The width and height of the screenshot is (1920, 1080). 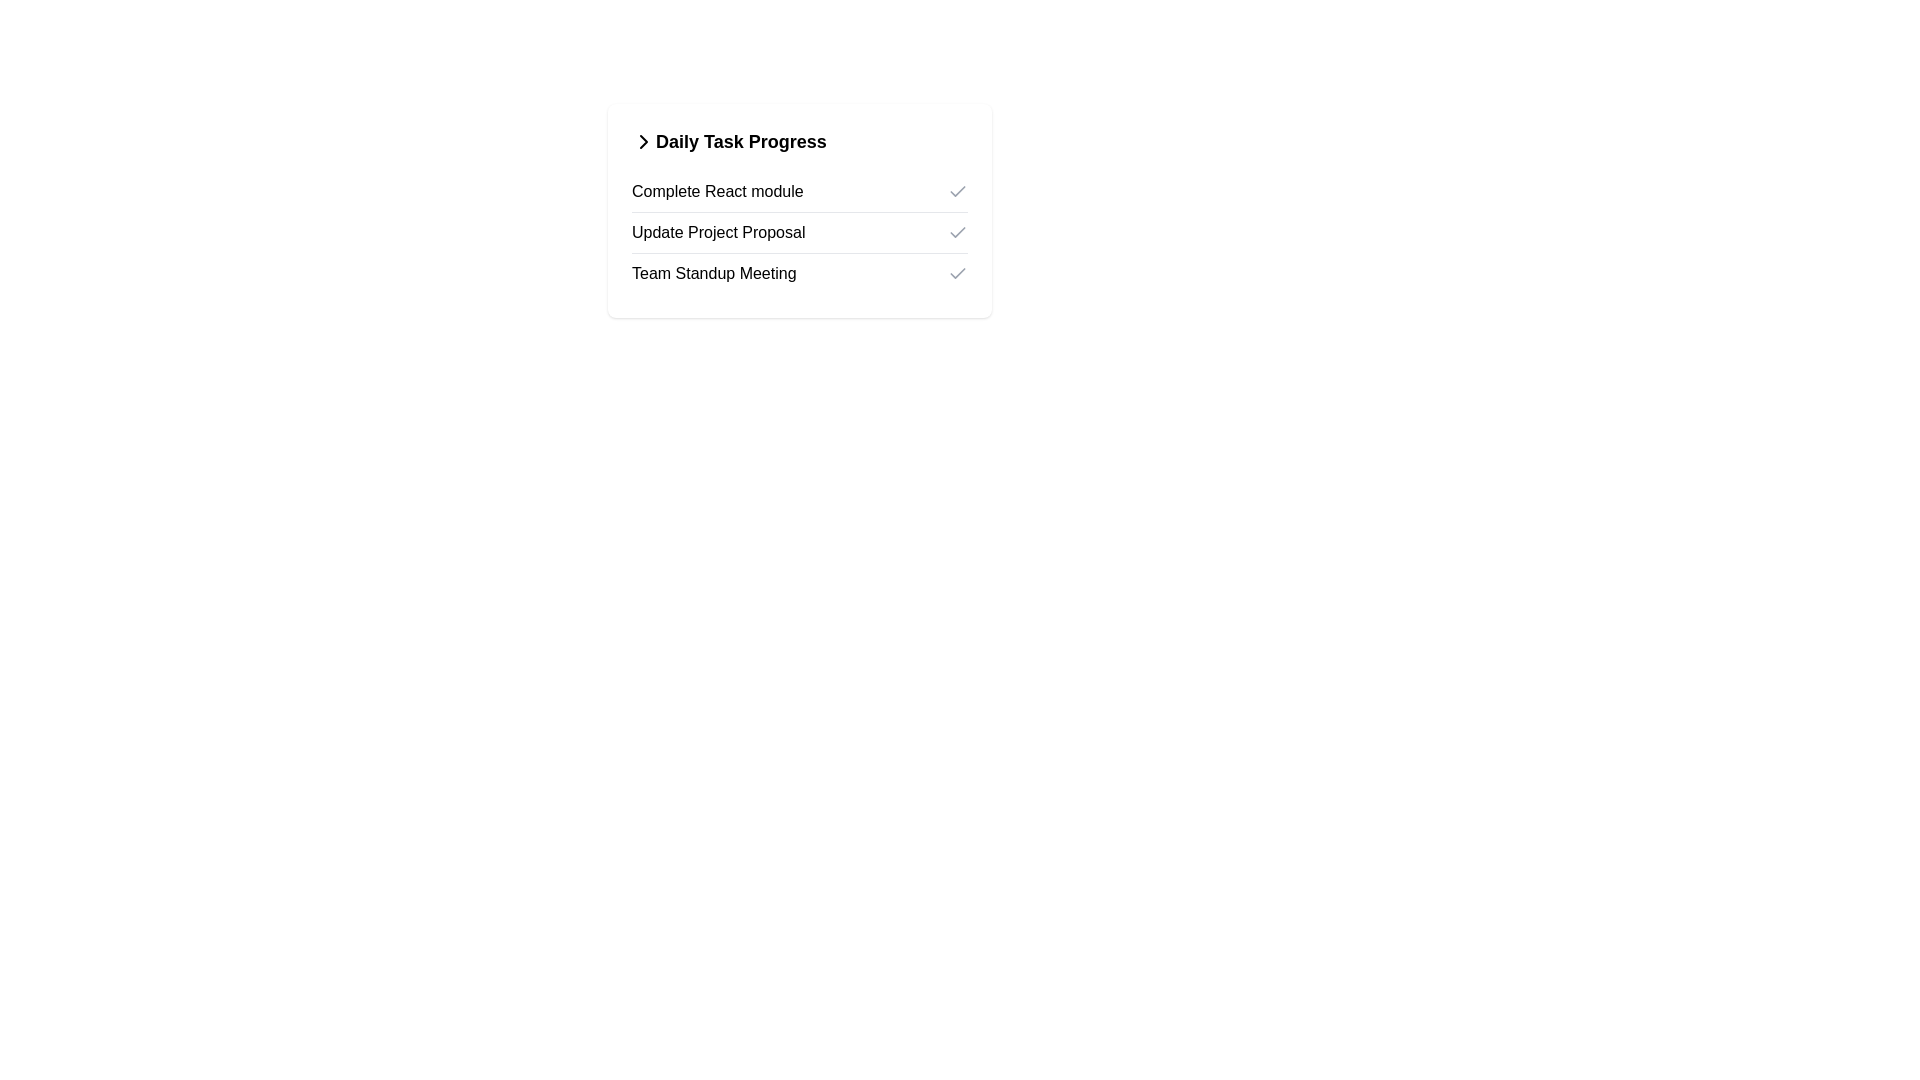 I want to click on the checkmark icon that indicates the completion status of the task 'Complete React module', located at the top of the task list, so click(x=957, y=192).